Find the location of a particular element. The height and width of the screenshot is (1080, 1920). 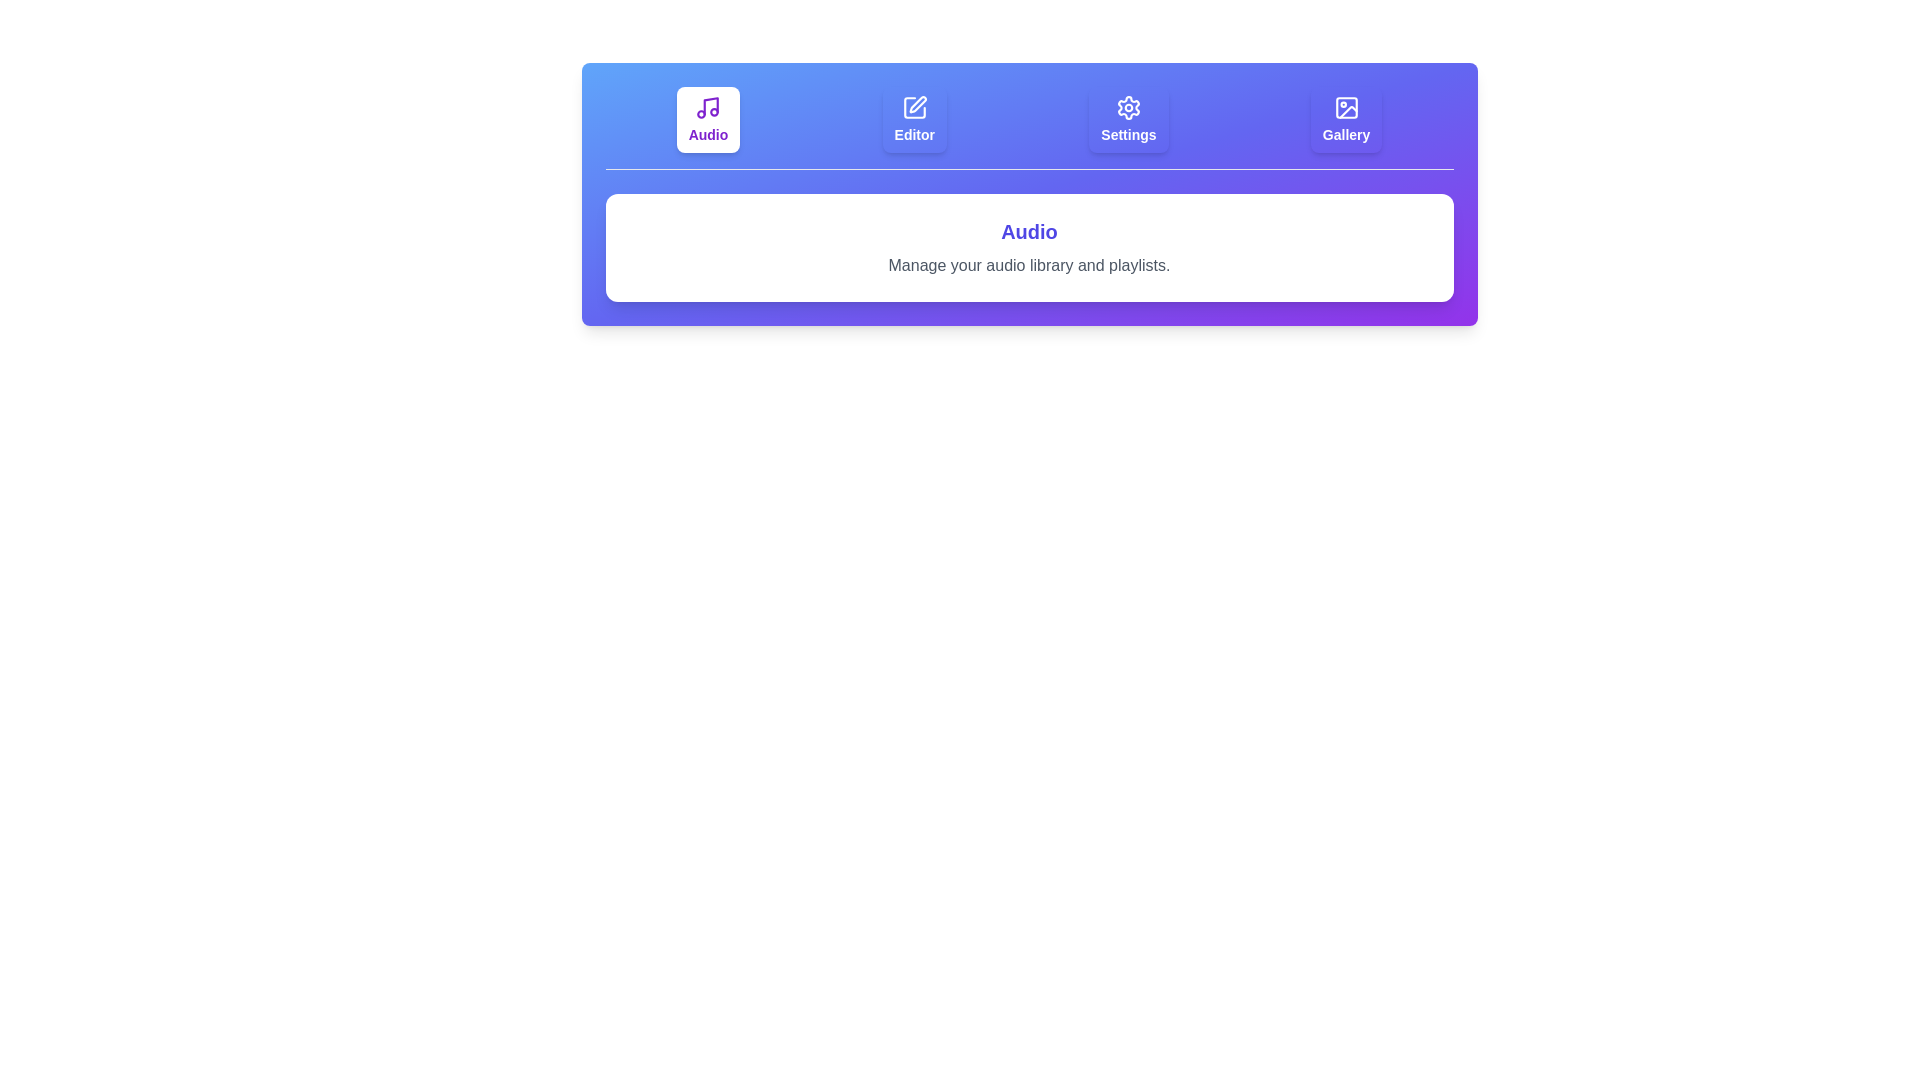

the tab labeled Settings to observe its hover effect is located at coordinates (1128, 119).